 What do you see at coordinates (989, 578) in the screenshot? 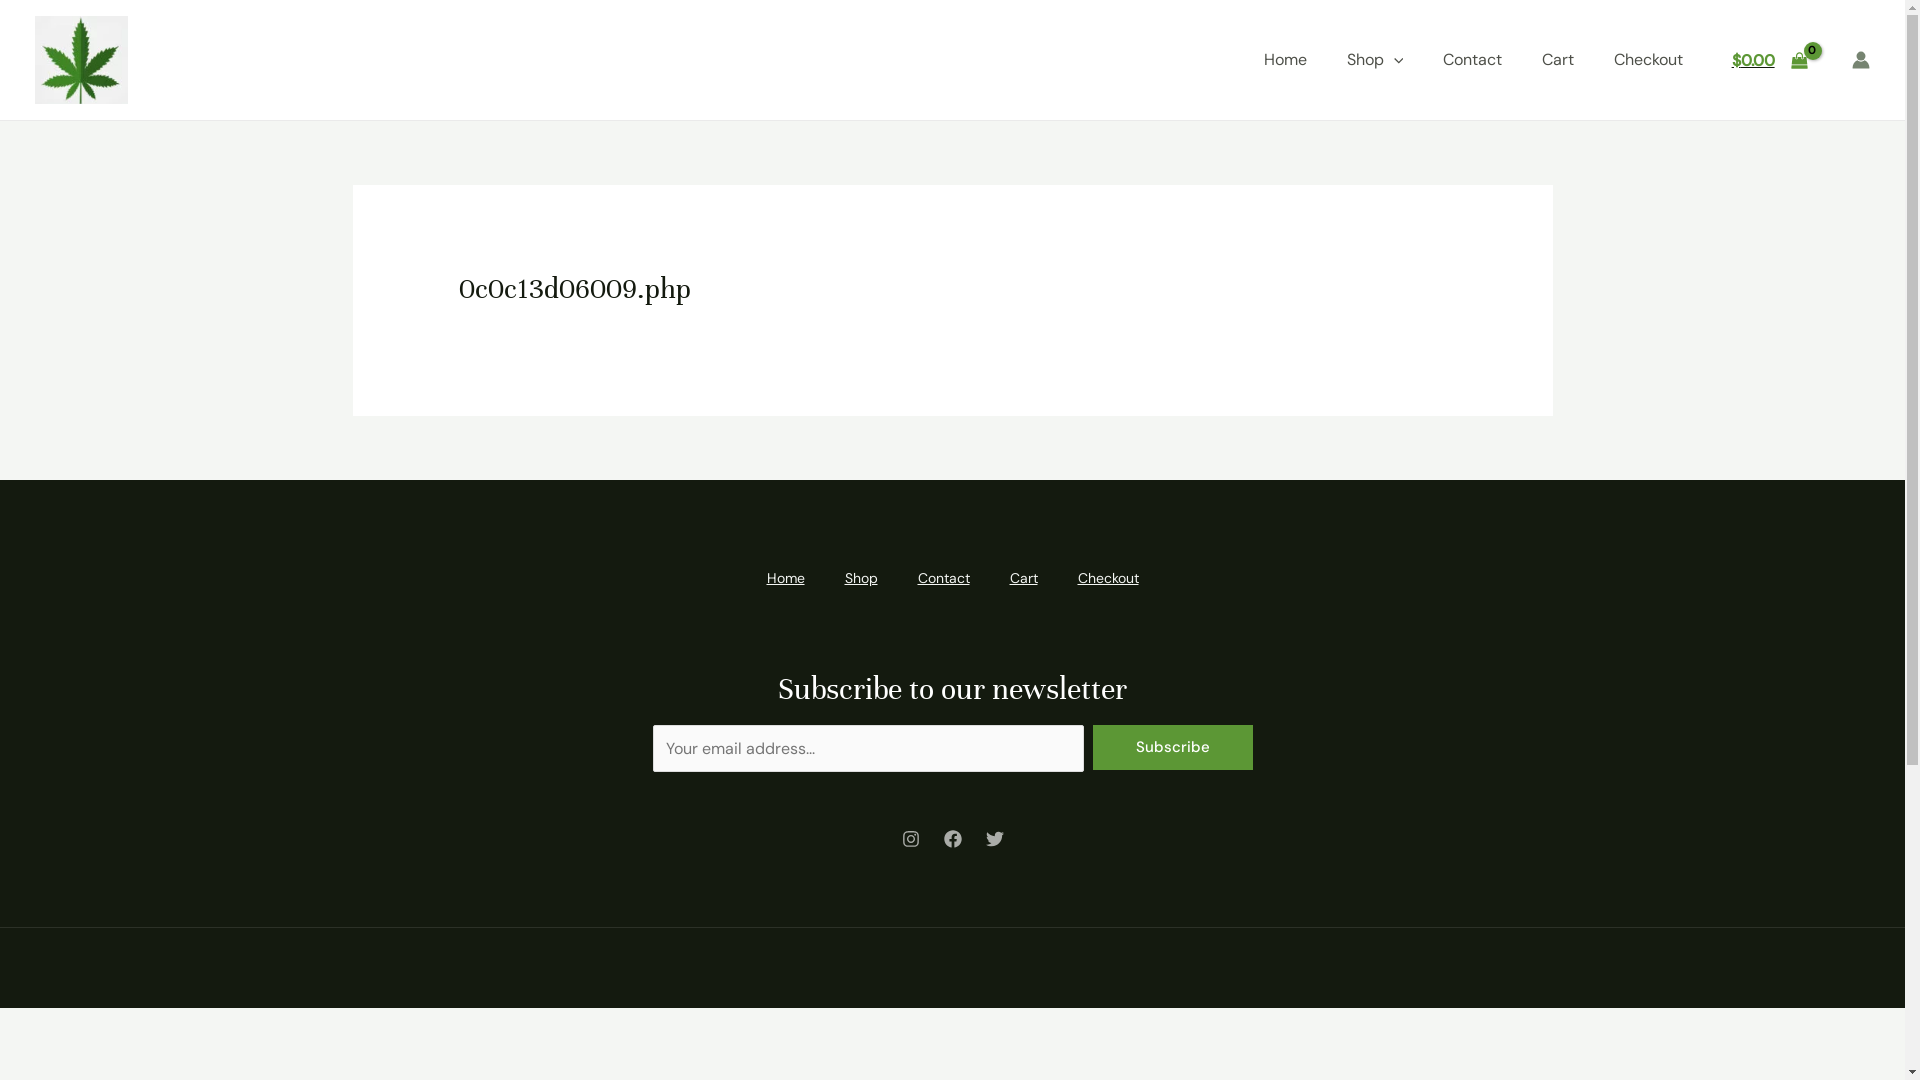
I see `'Cart'` at bounding box center [989, 578].